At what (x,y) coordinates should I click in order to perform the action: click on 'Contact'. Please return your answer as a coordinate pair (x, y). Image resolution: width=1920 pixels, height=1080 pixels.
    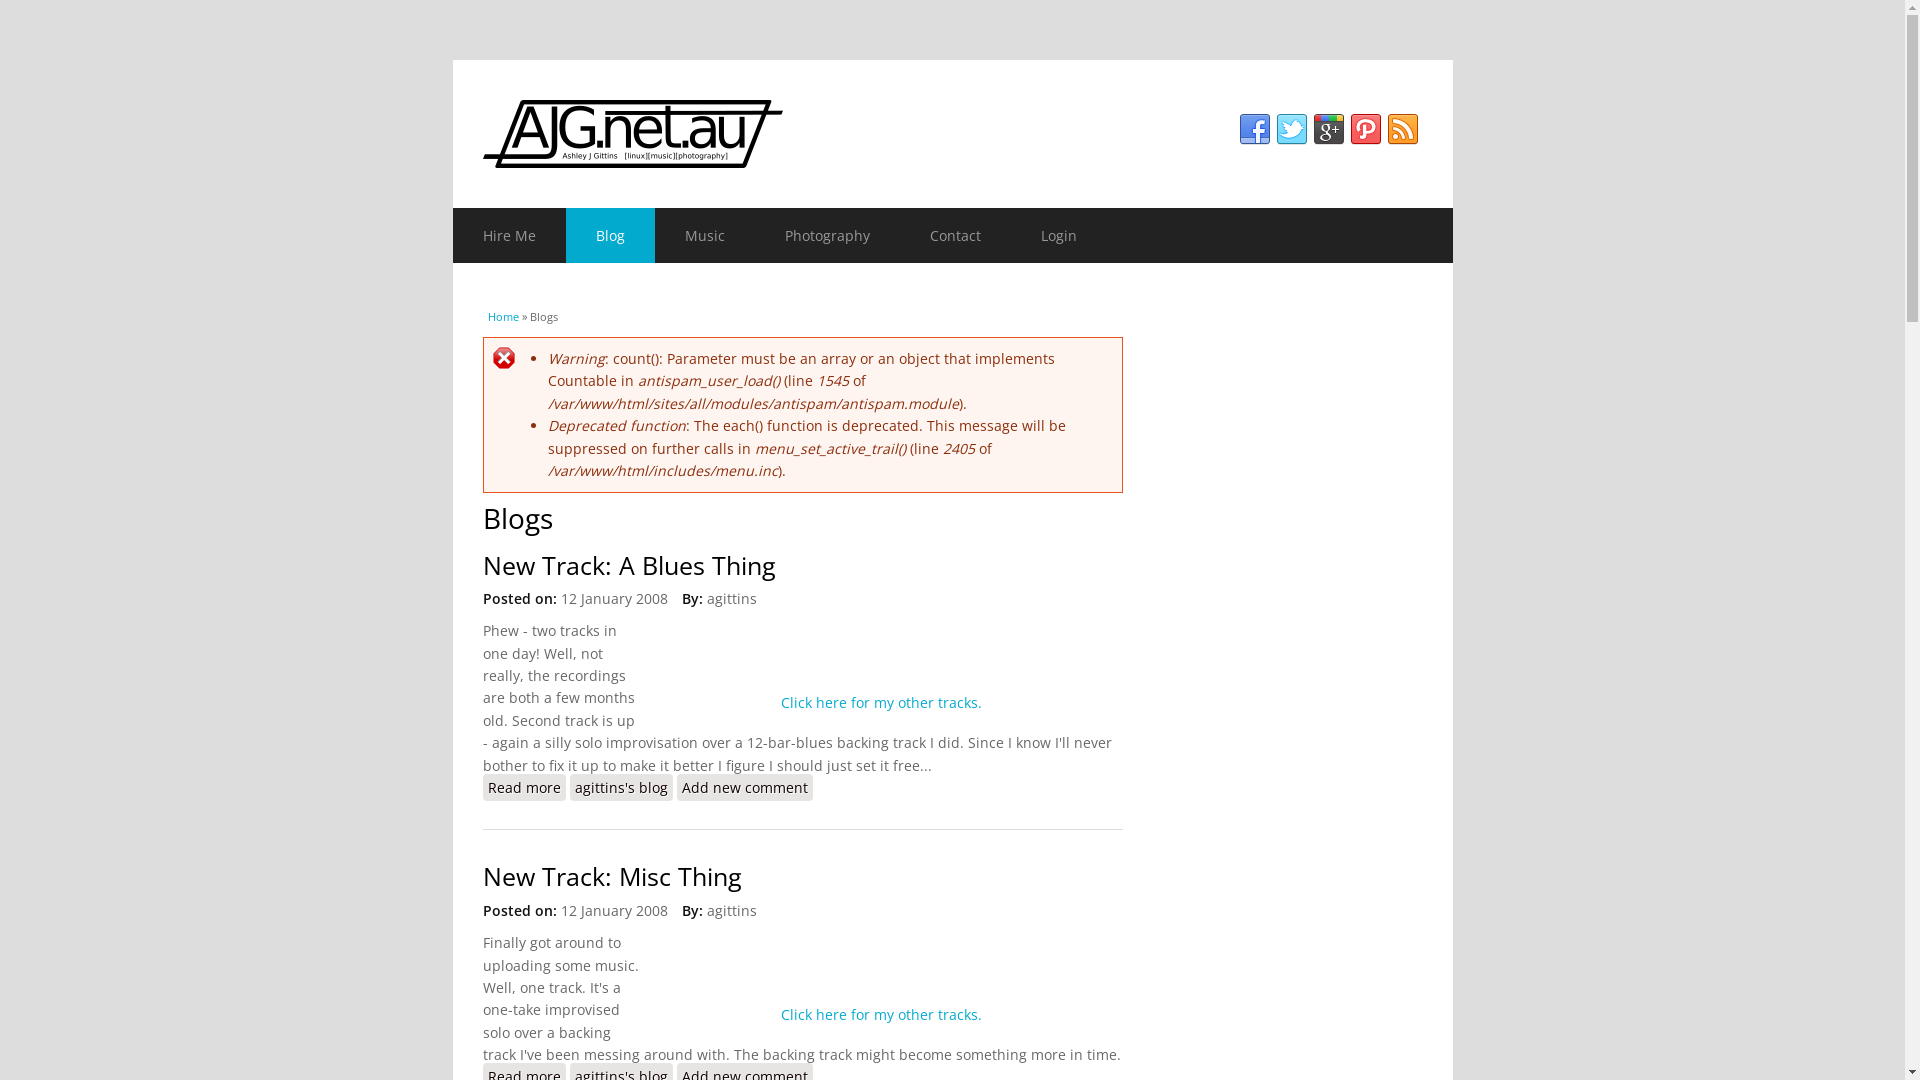
    Looking at the image, I should click on (954, 234).